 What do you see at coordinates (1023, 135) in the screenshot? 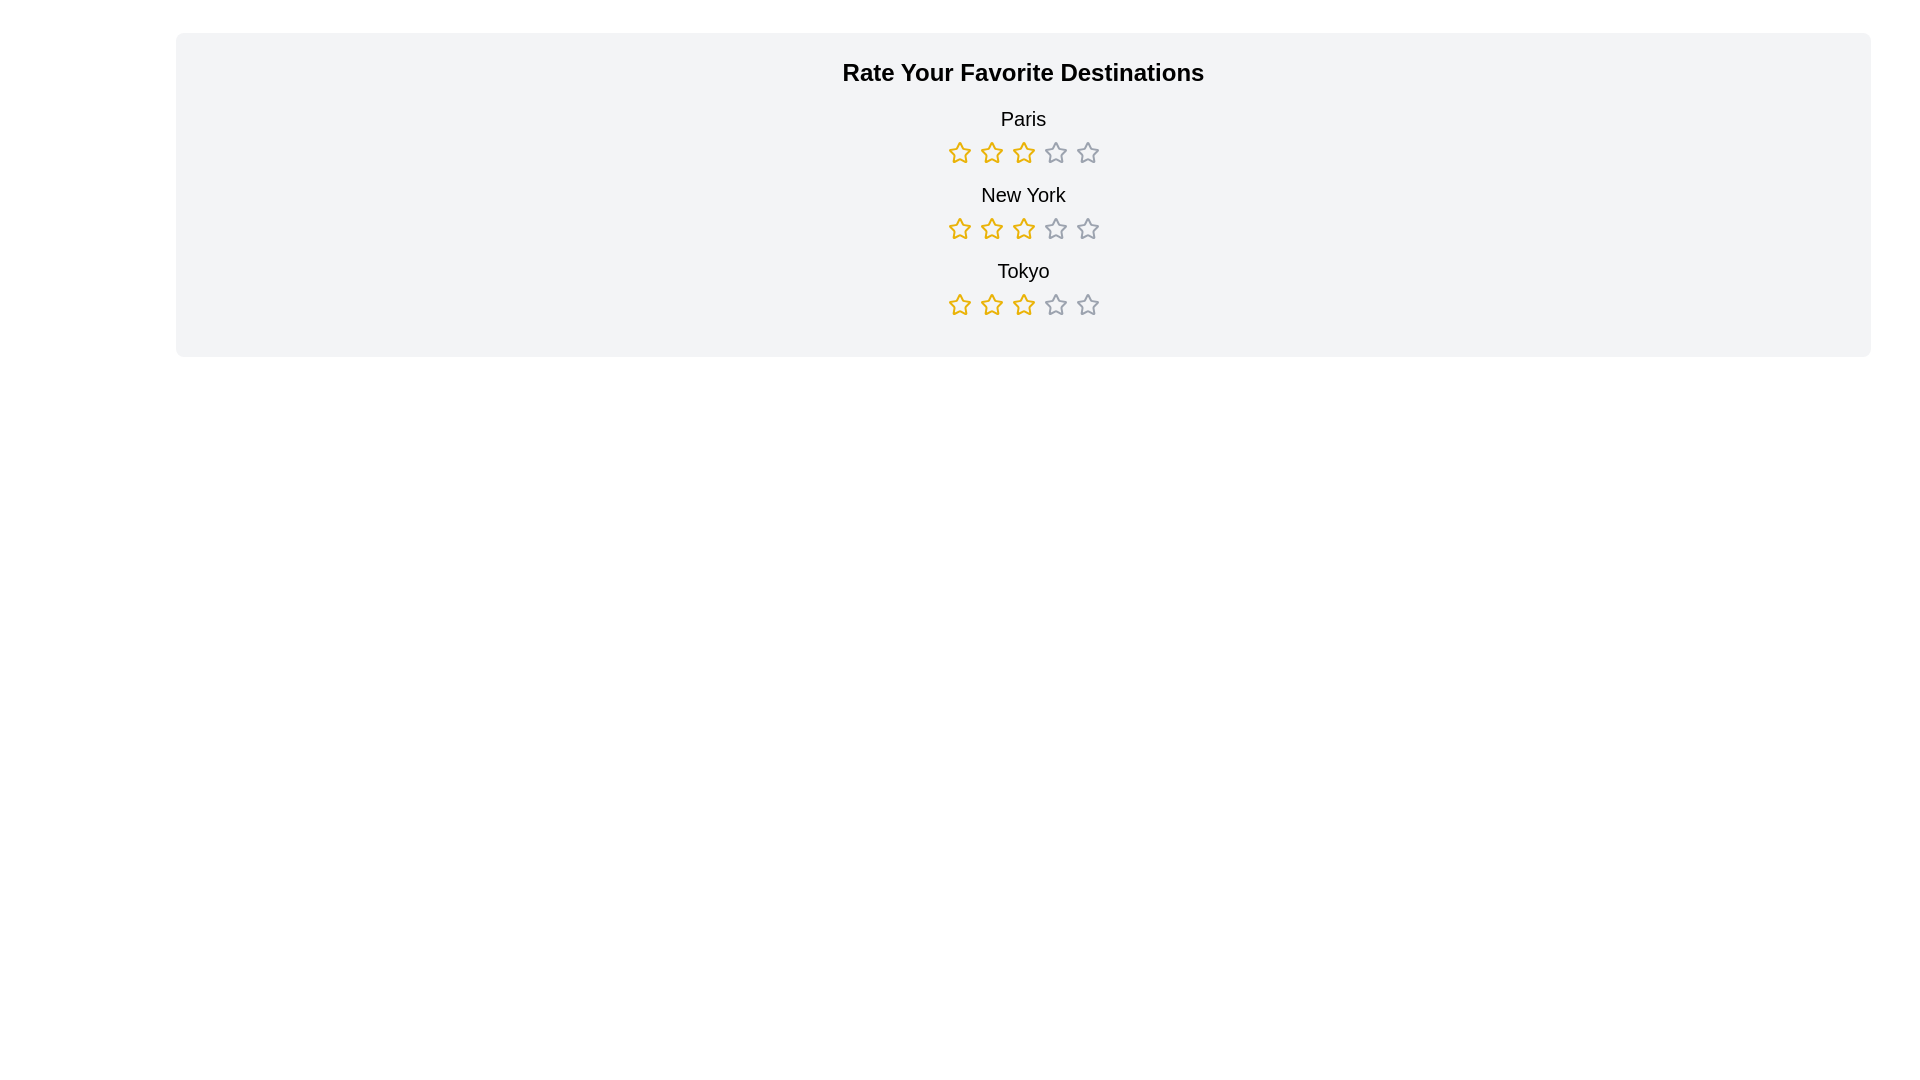
I see `the text label displaying 'Paris', which is a medium-large, bold font centered above the star rating icons for 'Paris'` at bounding box center [1023, 135].